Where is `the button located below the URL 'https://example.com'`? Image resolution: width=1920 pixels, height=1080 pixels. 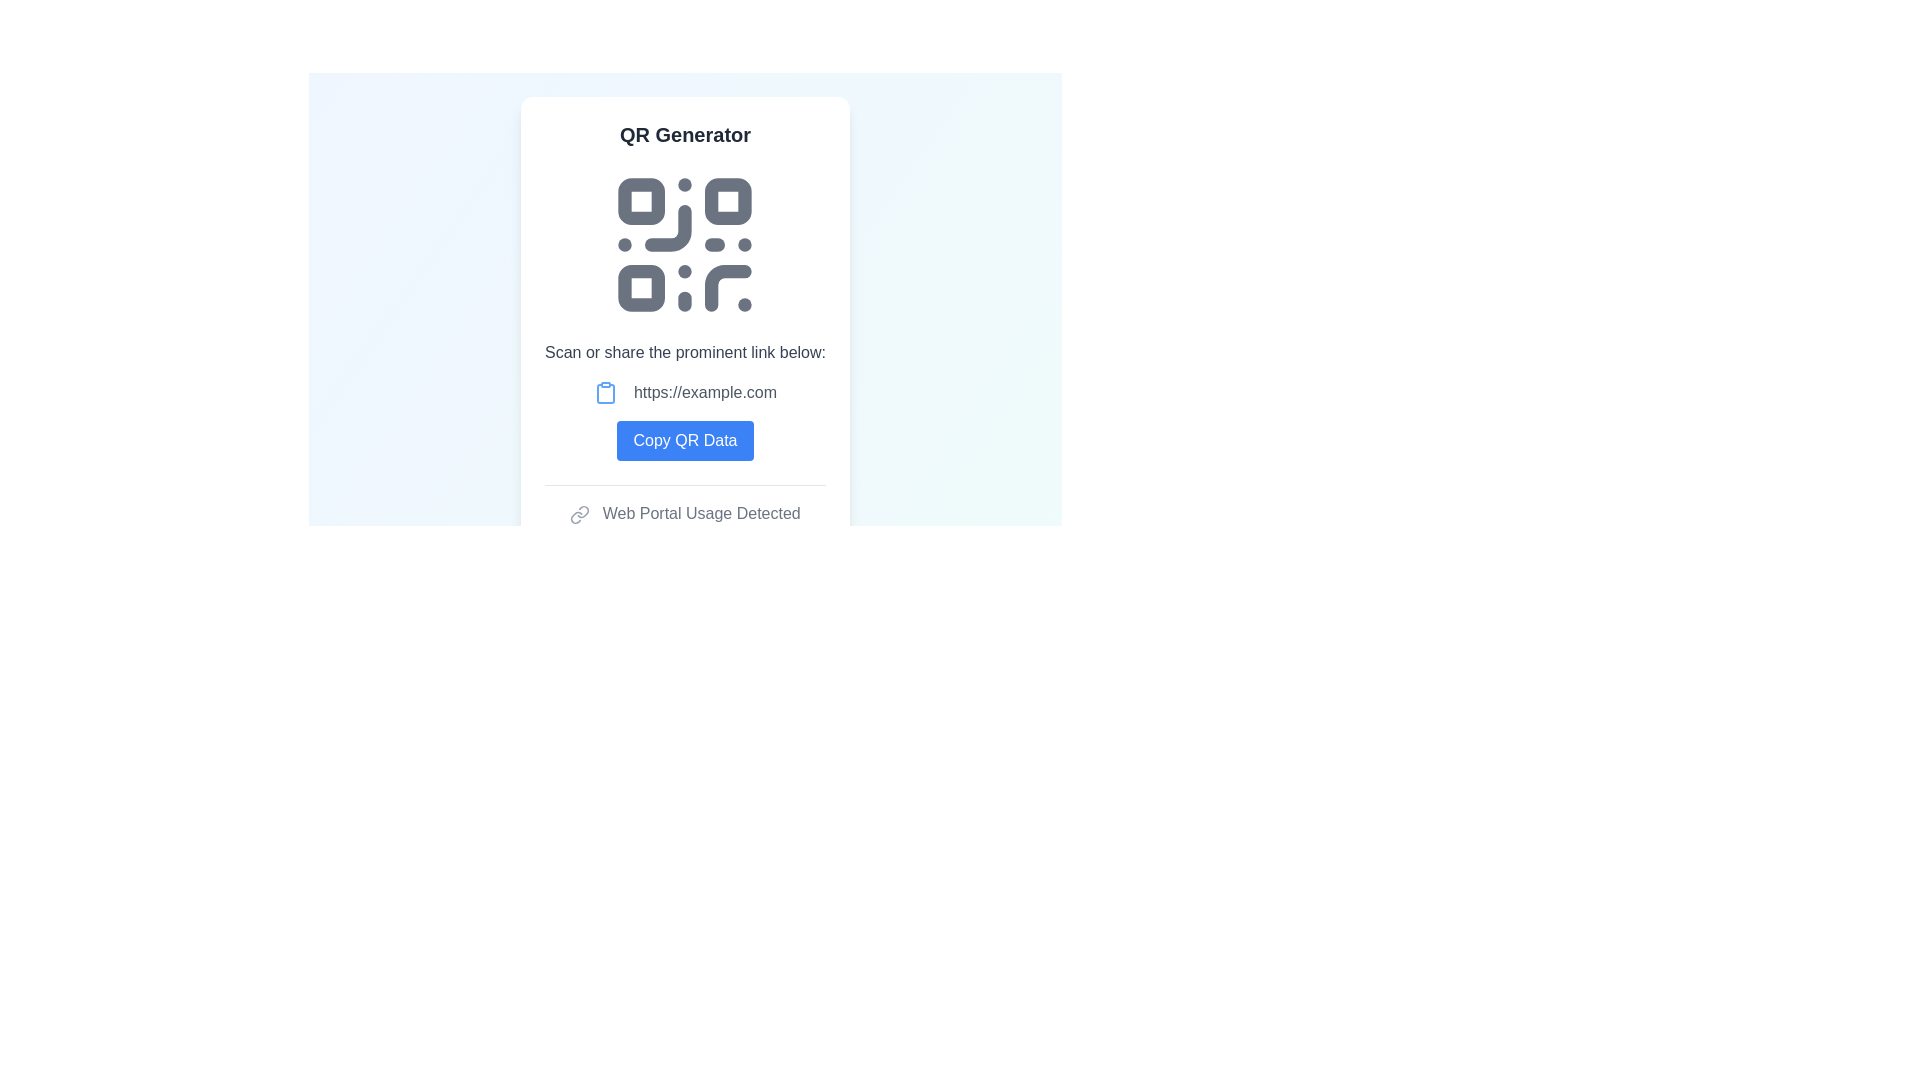 the button located below the URL 'https://example.com' is located at coordinates (685, 439).